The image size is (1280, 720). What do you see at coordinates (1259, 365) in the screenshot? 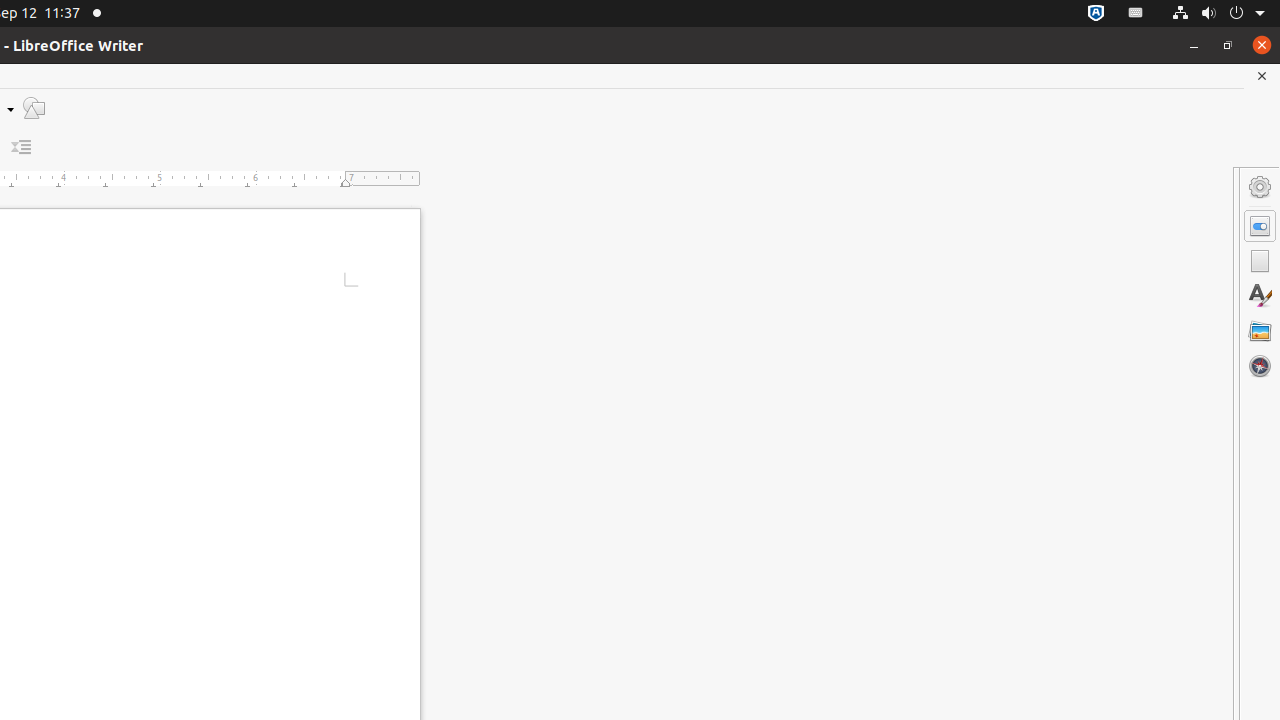
I see `'Navigator'` at bounding box center [1259, 365].